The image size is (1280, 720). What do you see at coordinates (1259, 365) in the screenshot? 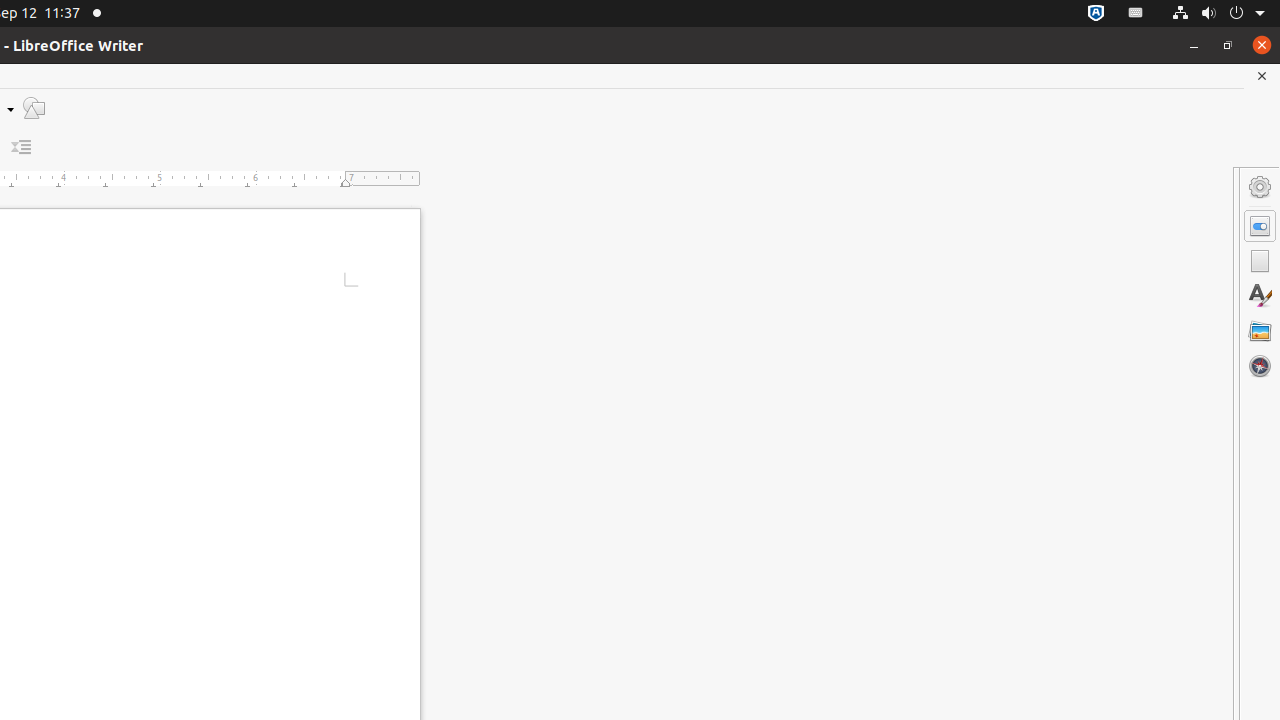
I see `'Navigator'` at bounding box center [1259, 365].